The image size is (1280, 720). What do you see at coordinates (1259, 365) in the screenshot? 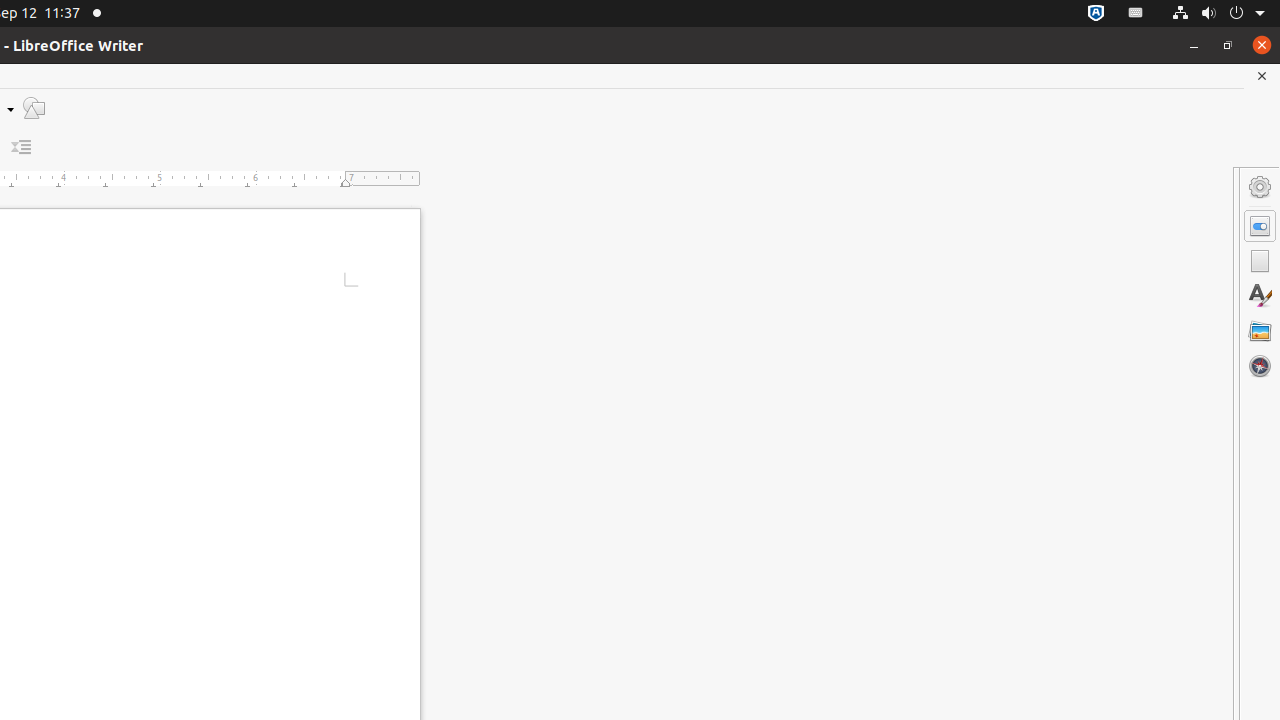
I see `'Navigator'` at bounding box center [1259, 365].